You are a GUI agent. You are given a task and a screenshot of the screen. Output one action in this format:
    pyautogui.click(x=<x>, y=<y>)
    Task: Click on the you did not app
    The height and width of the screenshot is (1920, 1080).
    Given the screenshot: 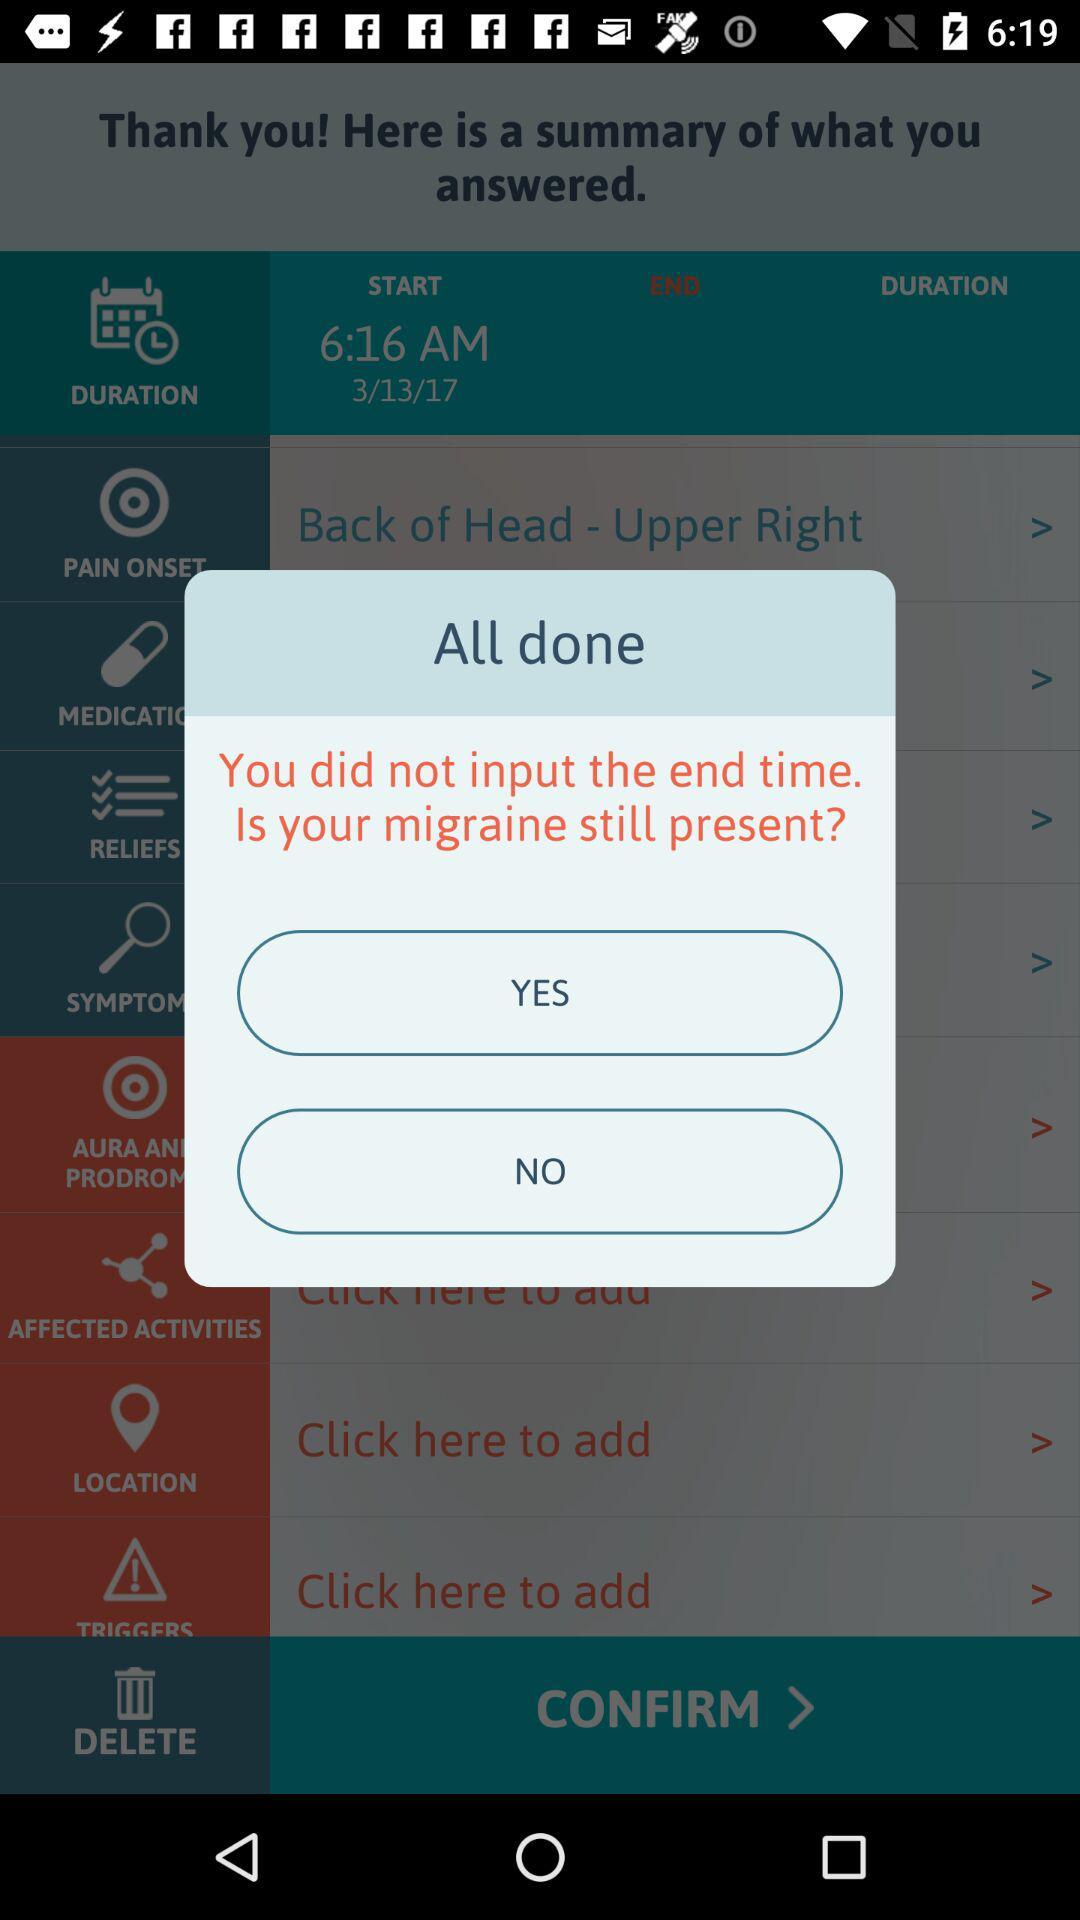 What is the action you would take?
    pyautogui.click(x=540, y=795)
    